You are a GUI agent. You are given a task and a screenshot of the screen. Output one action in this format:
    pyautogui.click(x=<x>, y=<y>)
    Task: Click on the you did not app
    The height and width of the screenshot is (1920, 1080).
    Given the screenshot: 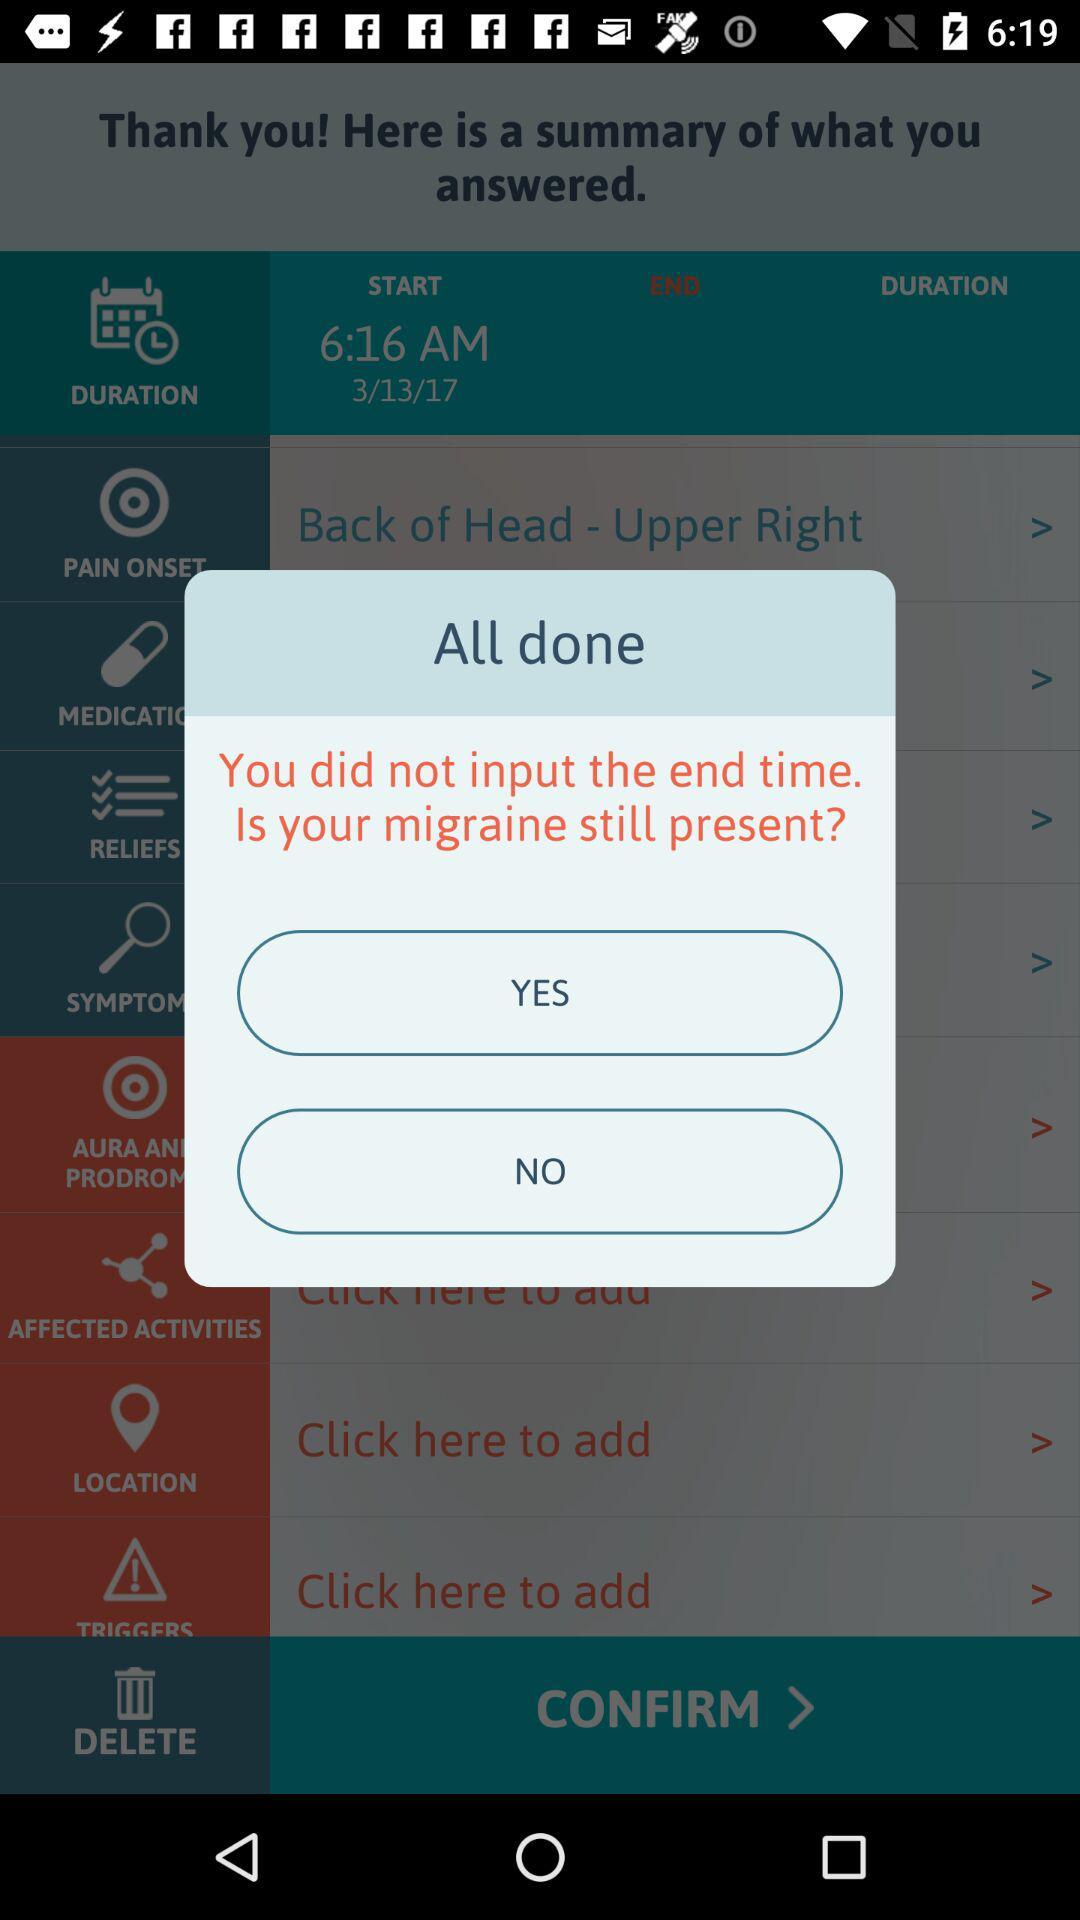 What is the action you would take?
    pyautogui.click(x=540, y=795)
    